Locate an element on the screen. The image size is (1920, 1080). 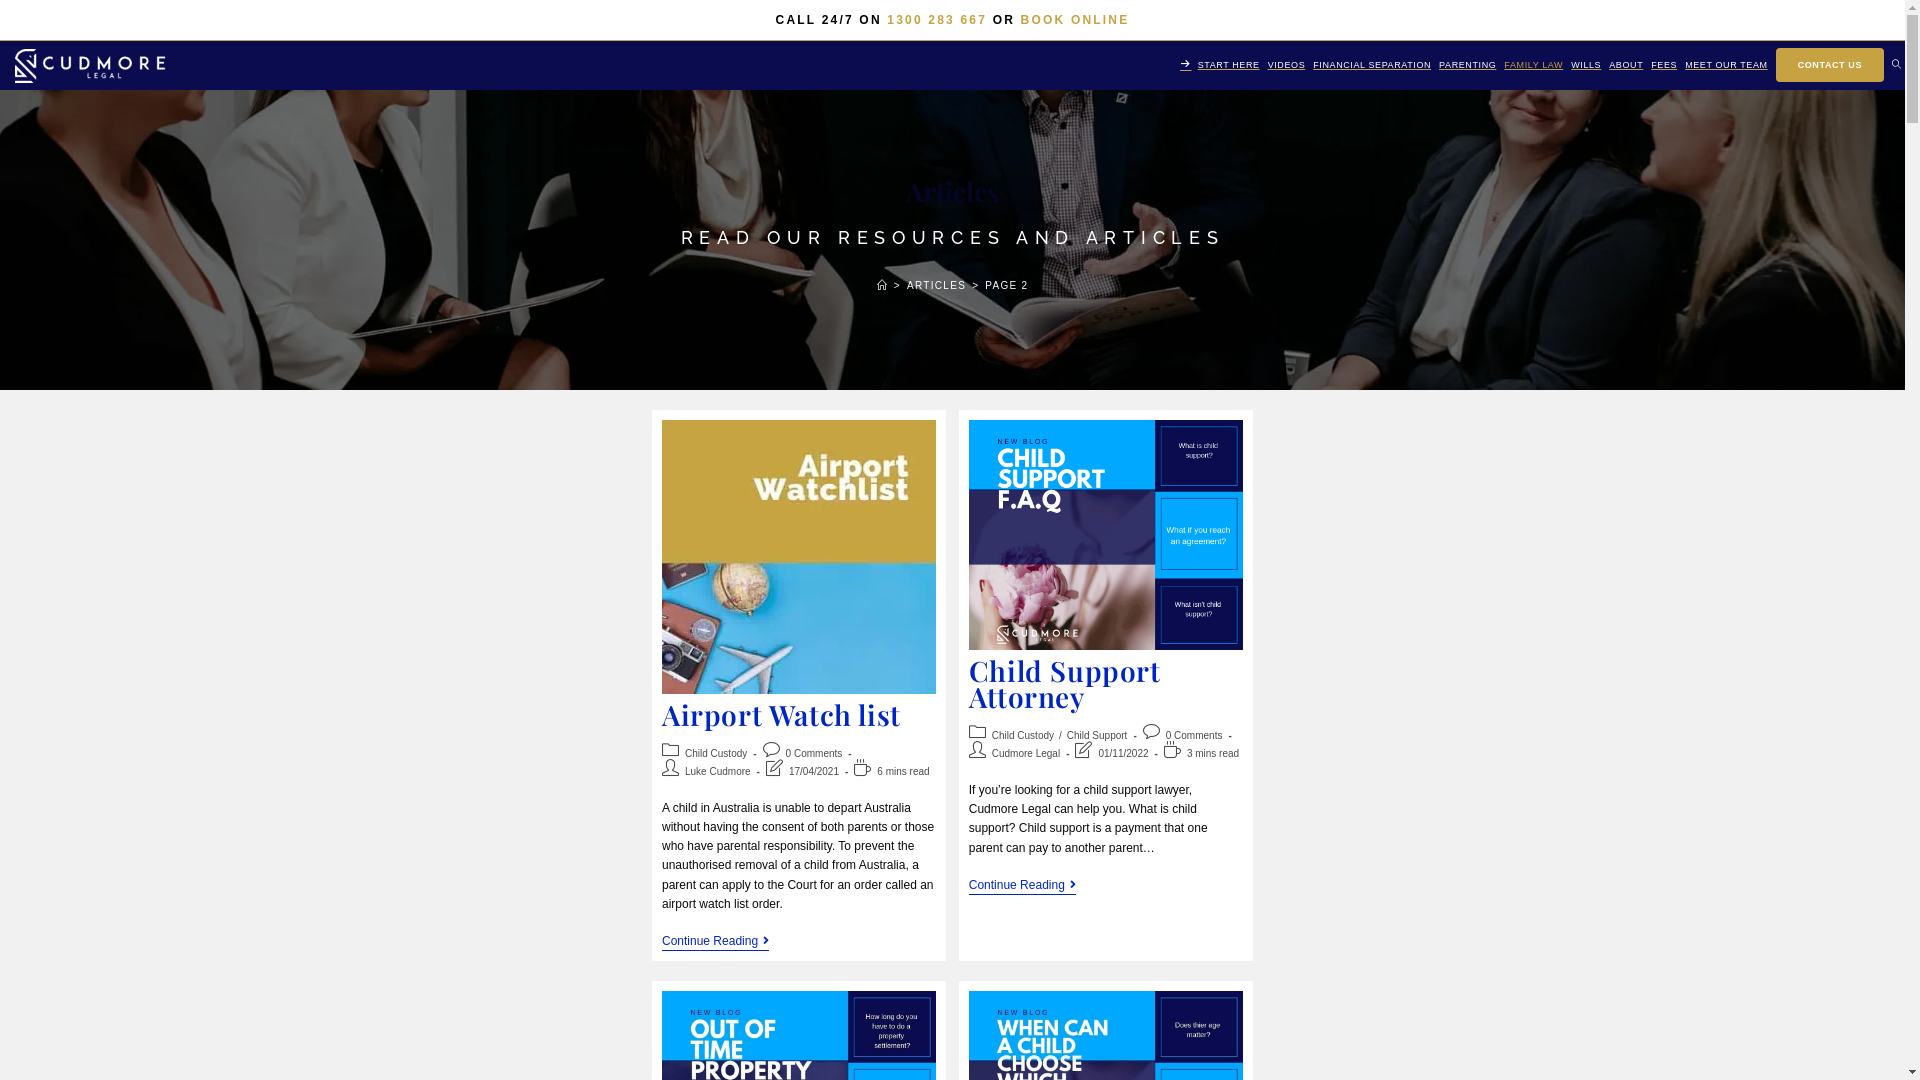
'0 Comments' is located at coordinates (814, 753).